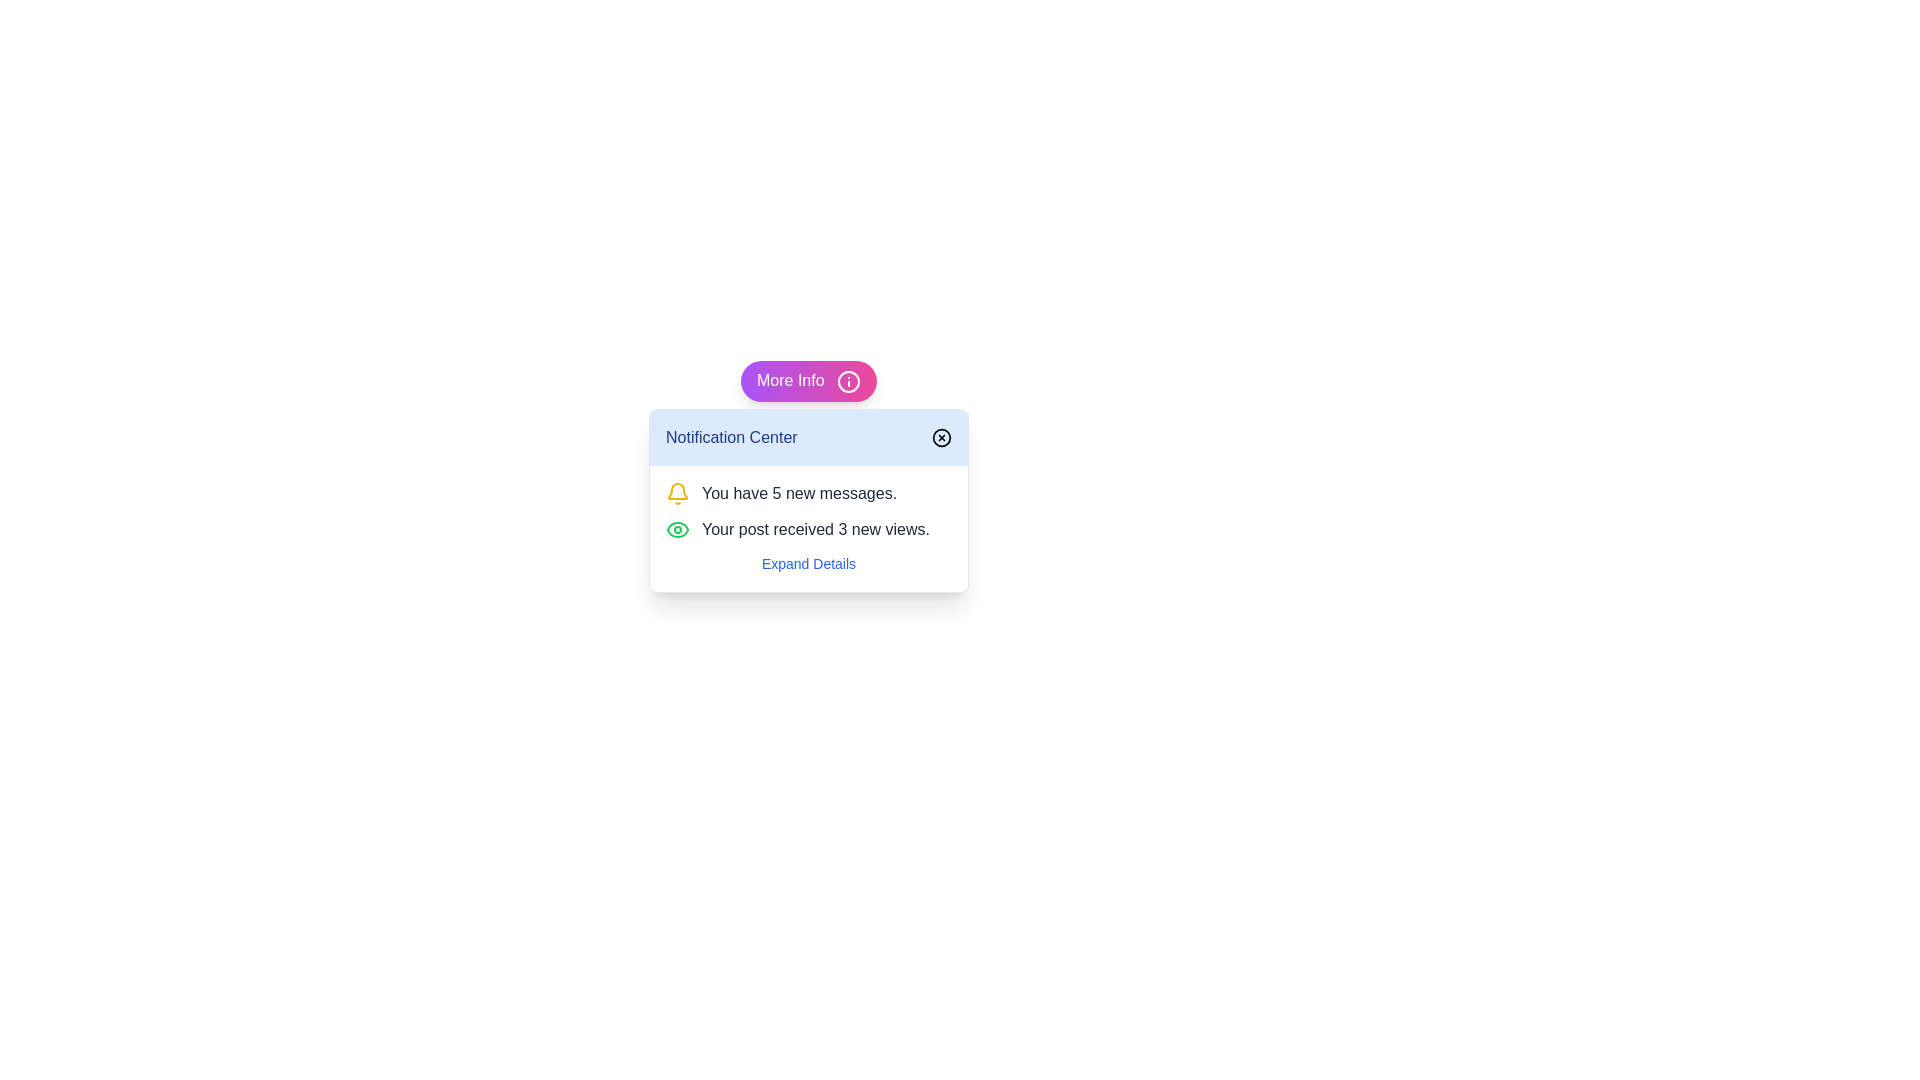  What do you see at coordinates (808, 563) in the screenshot?
I see `the blue text link labeled 'Expand Details'` at bounding box center [808, 563].